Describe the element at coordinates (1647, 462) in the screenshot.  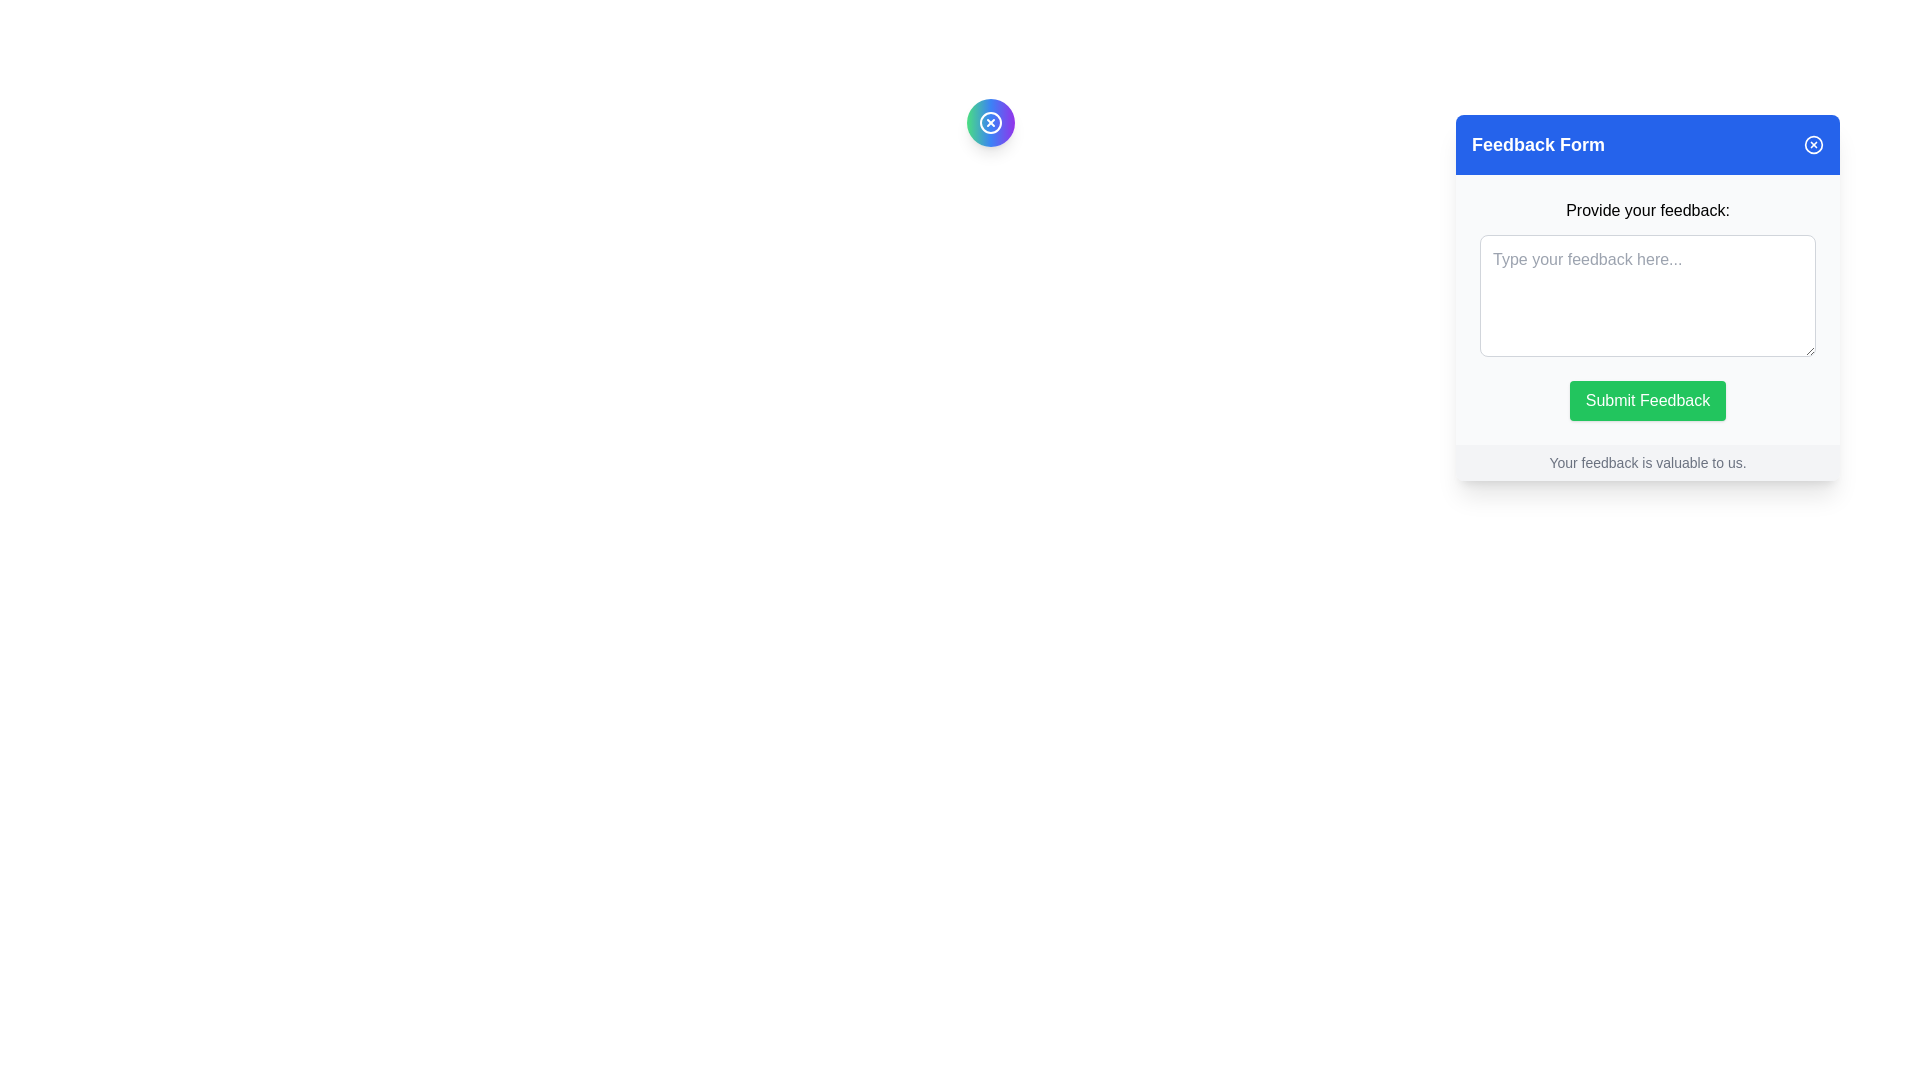
I see `the text label with the message 'Your feedback is valuable to us.' located at the bottom of the feedback form modal, directly below the green 'Submit Feedback' button` at that location.